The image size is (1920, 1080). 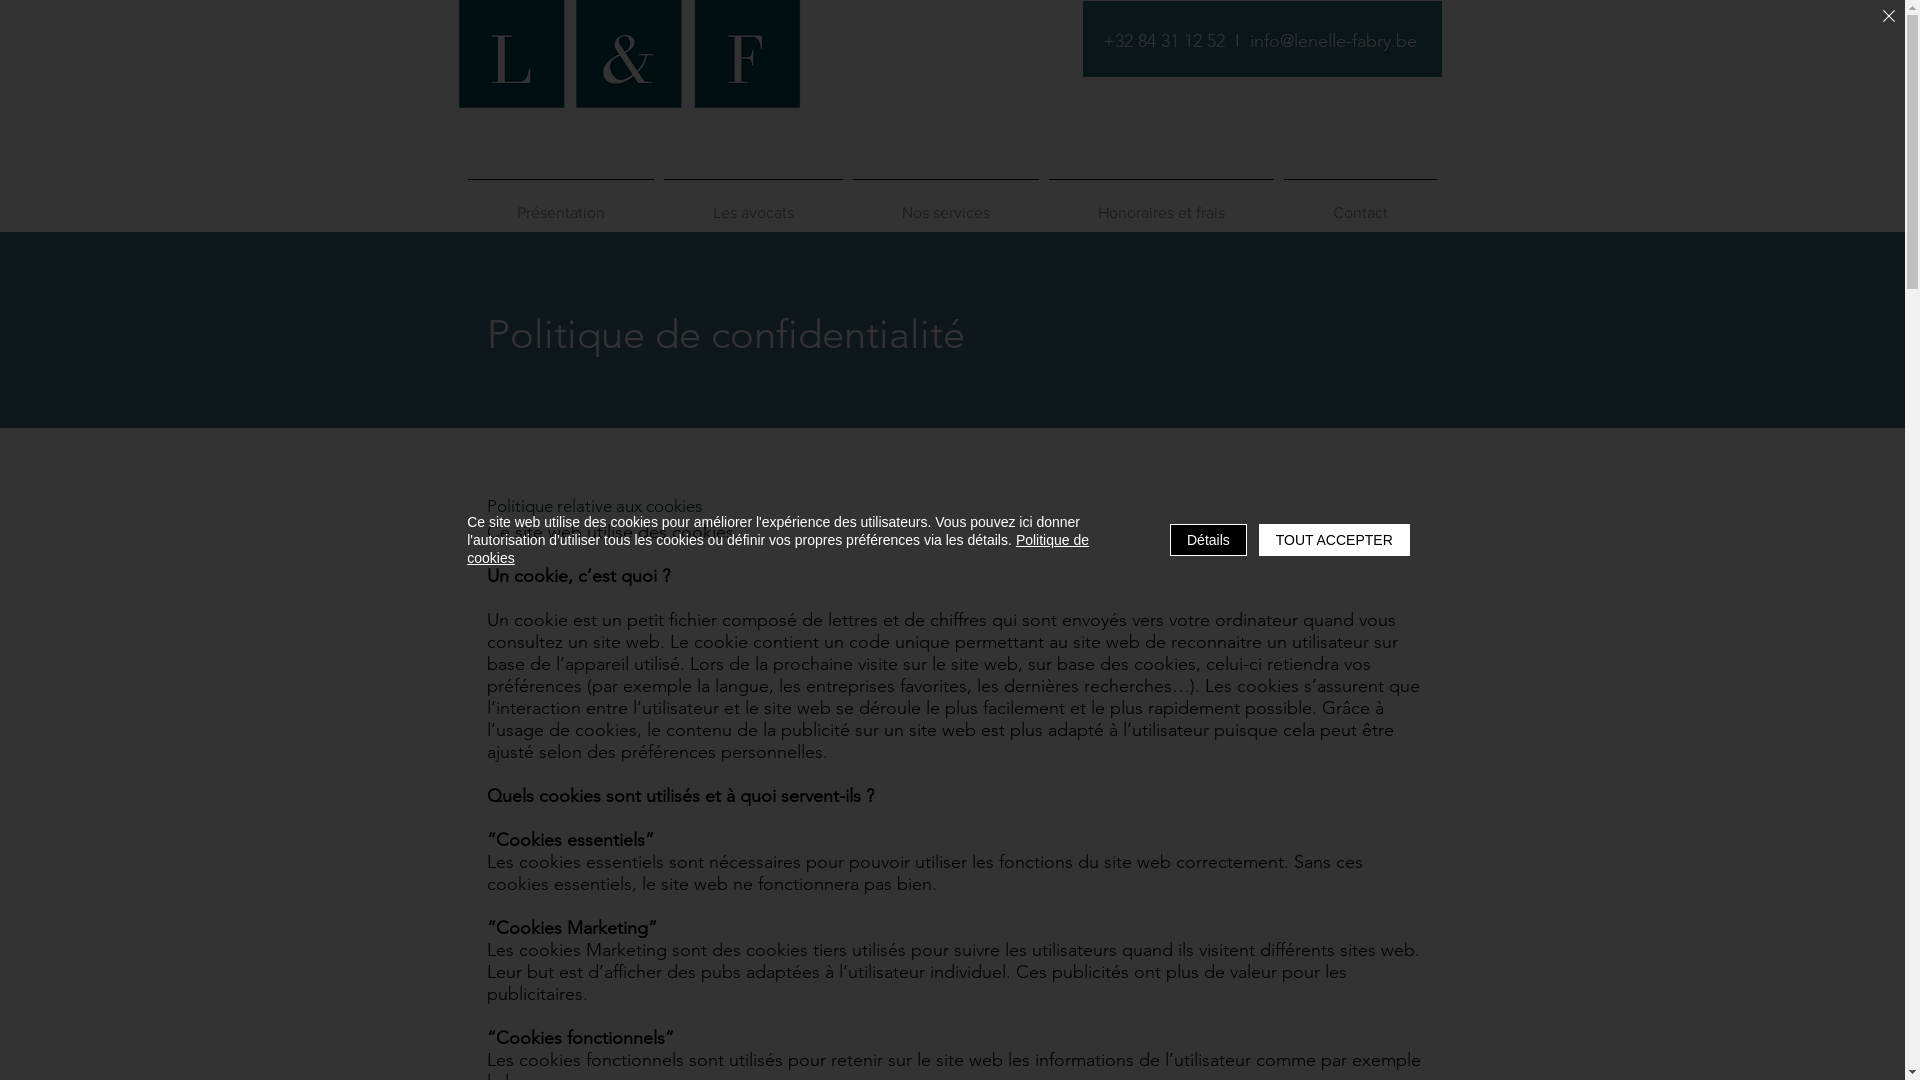 What do you see at coordinates (1334, 540) in the screenshot?
I see `'TOUT ACCEPTER'` at bounding box center [1334, 540].